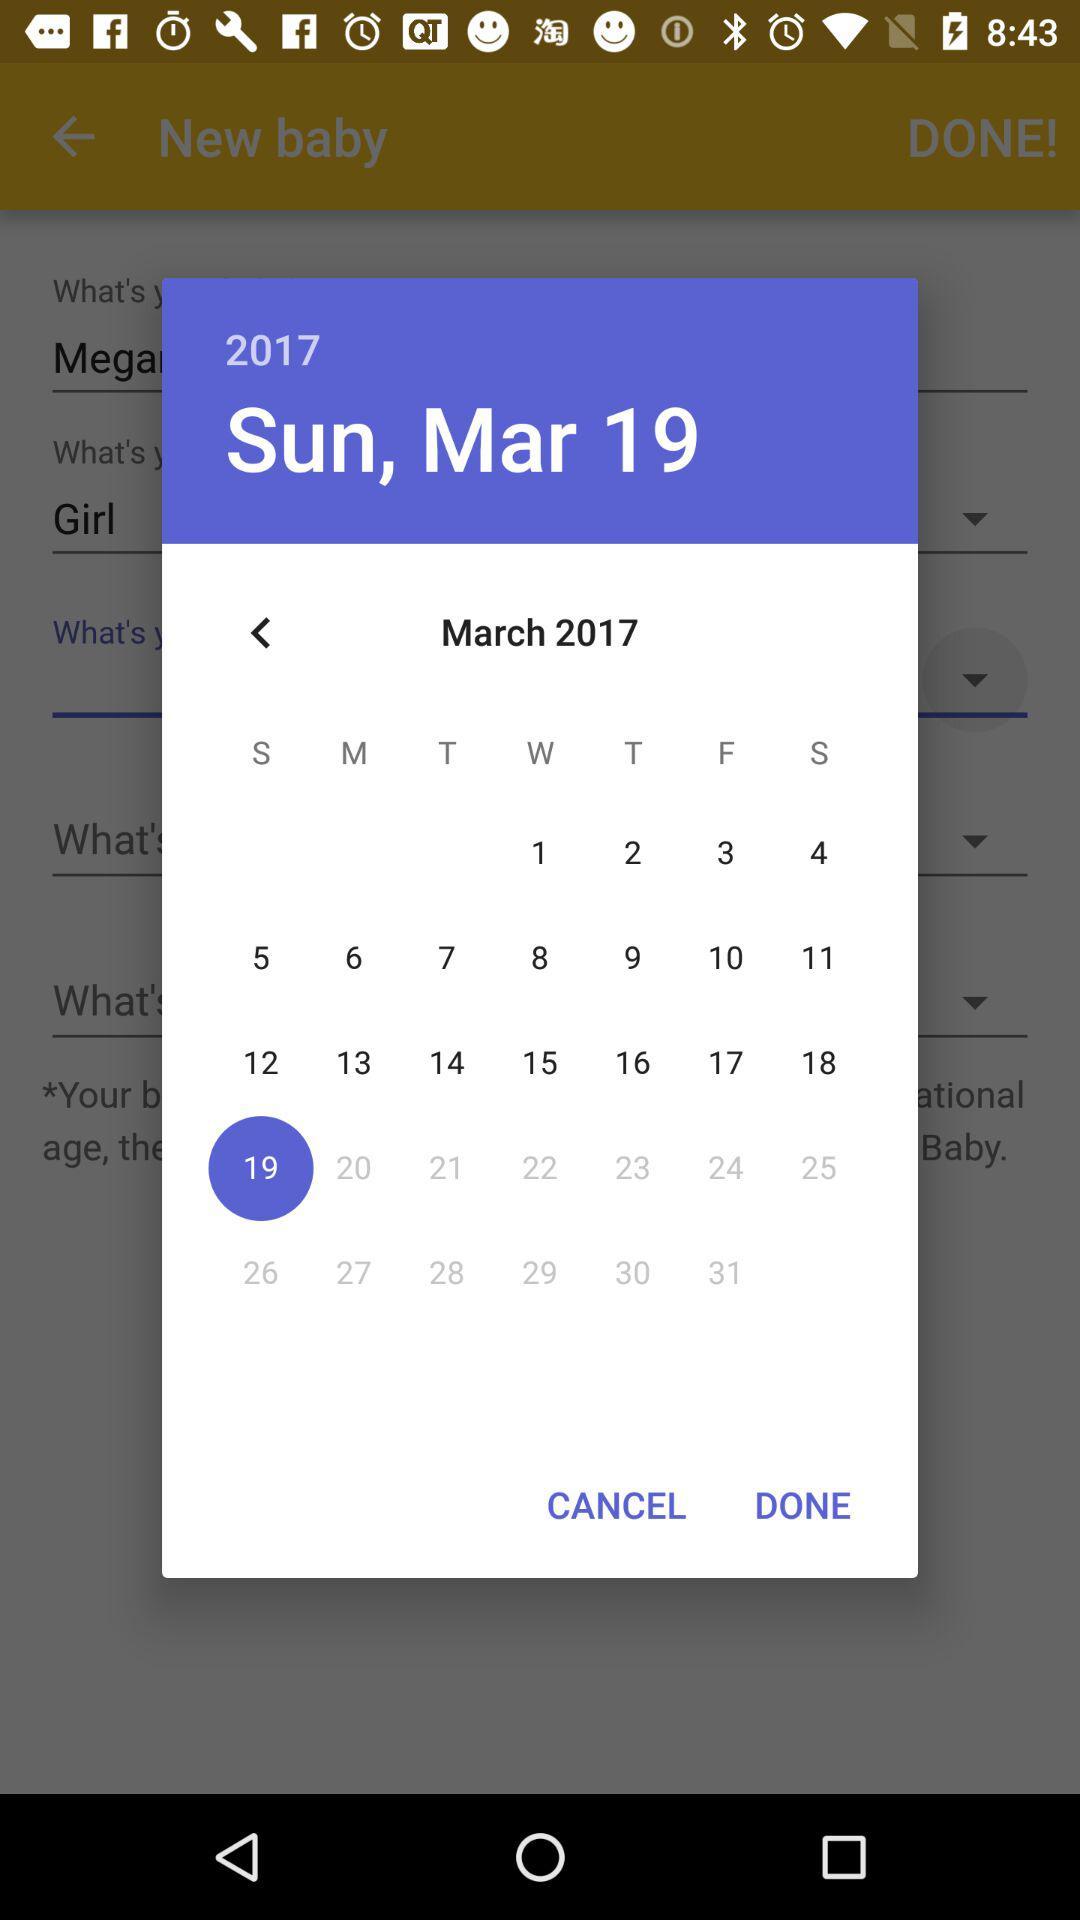 Image resolution: width=1080 pixels, height=1920 pixels. Describe the element at coordinates (801, 1504) in the screenshot. I see `the item next to cancel` at that location.